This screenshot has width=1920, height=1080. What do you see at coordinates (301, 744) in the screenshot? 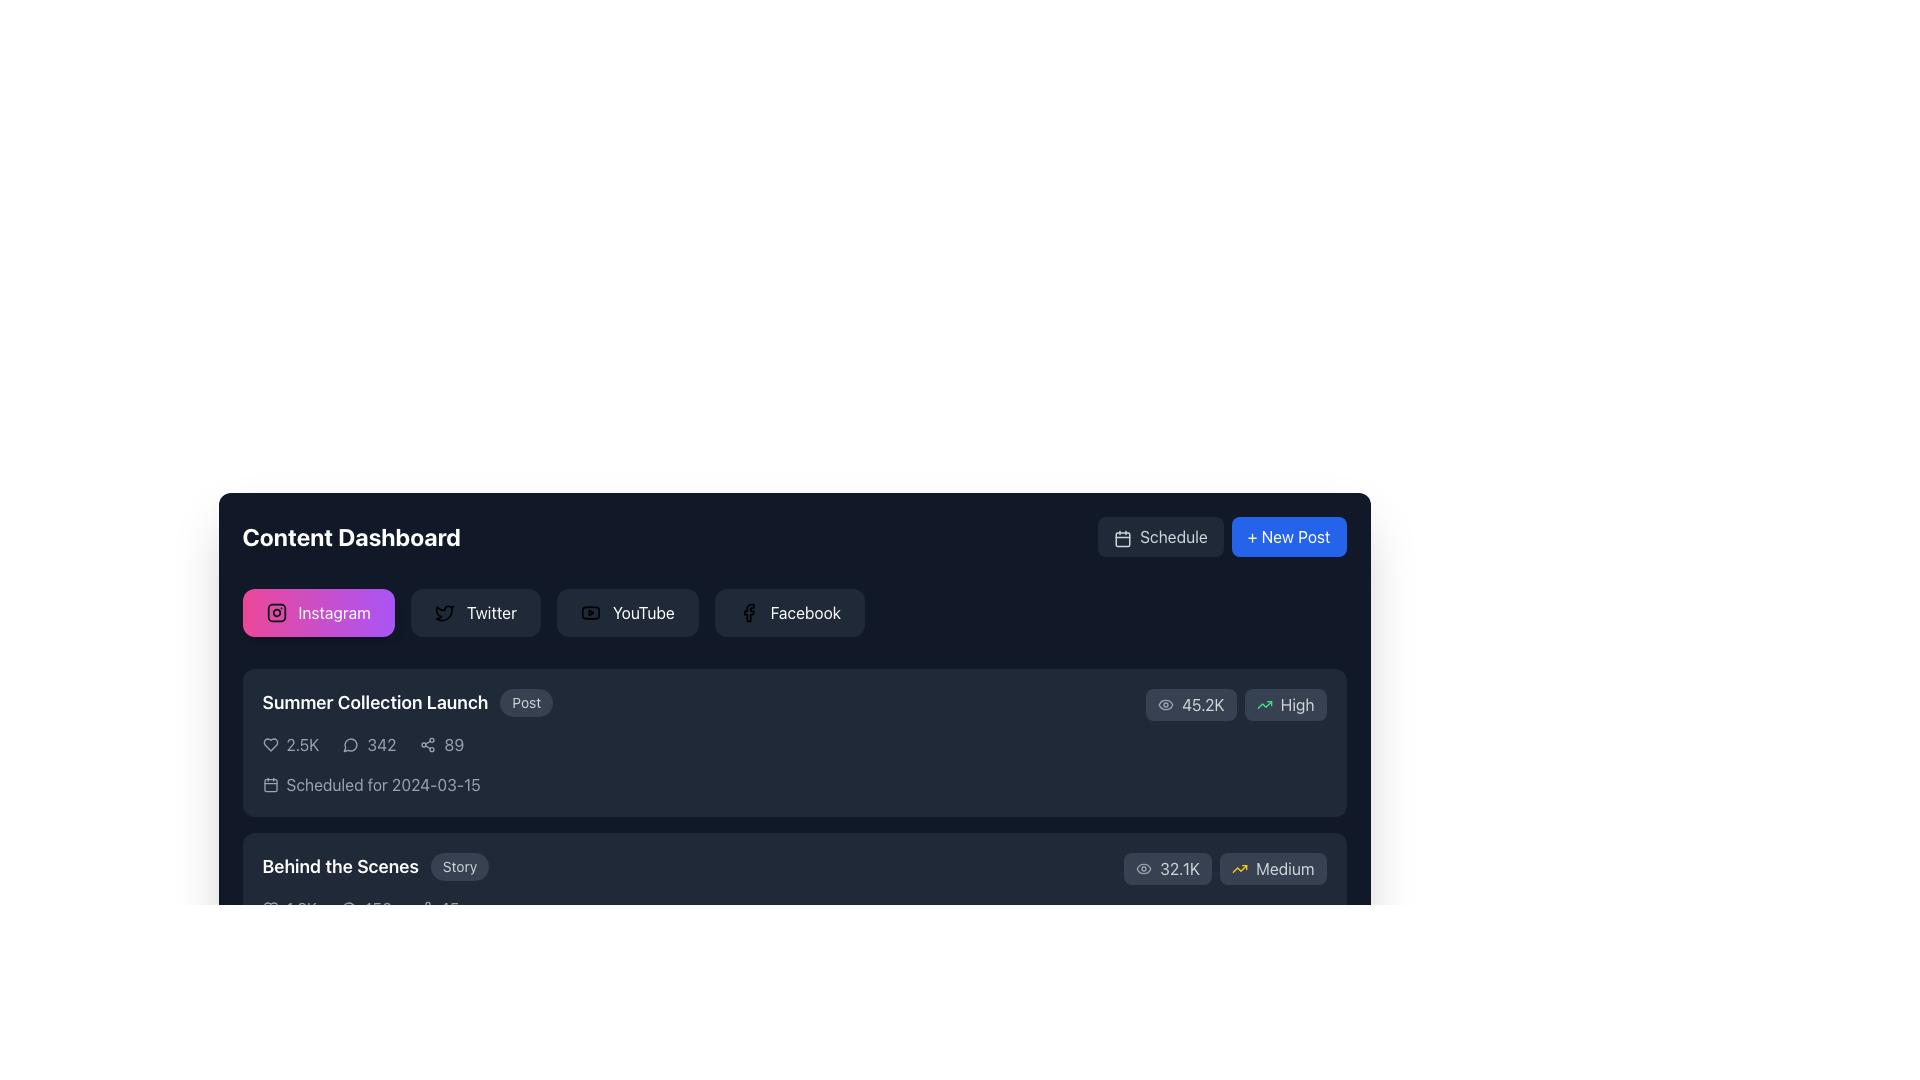
I see `text displayed as '2.5K' which indicates the count of likes or favorites next to the heart icon in the 'Summer Collection Launch' post` at bounding box center [301, 744].